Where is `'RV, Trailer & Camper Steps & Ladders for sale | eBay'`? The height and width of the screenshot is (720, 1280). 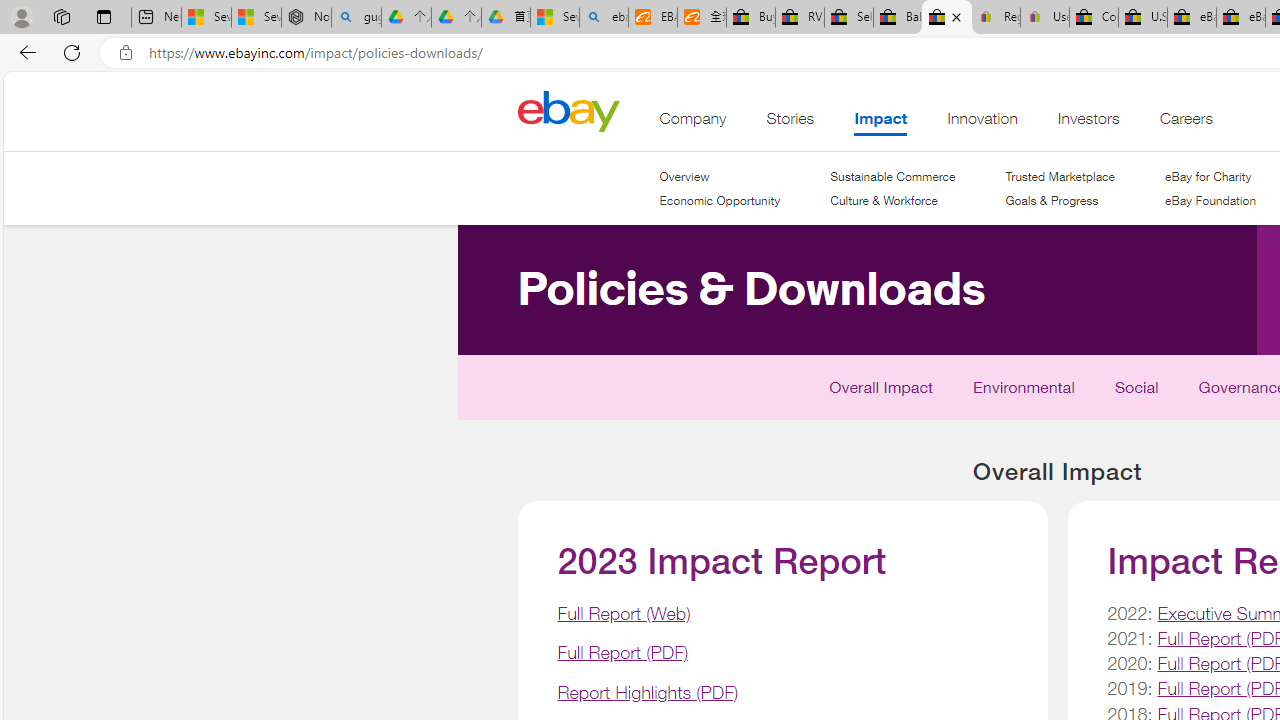
'RV, Trailer & Camper Steps & Ladders for sale | eBay' is located at coordinates (800, 17).